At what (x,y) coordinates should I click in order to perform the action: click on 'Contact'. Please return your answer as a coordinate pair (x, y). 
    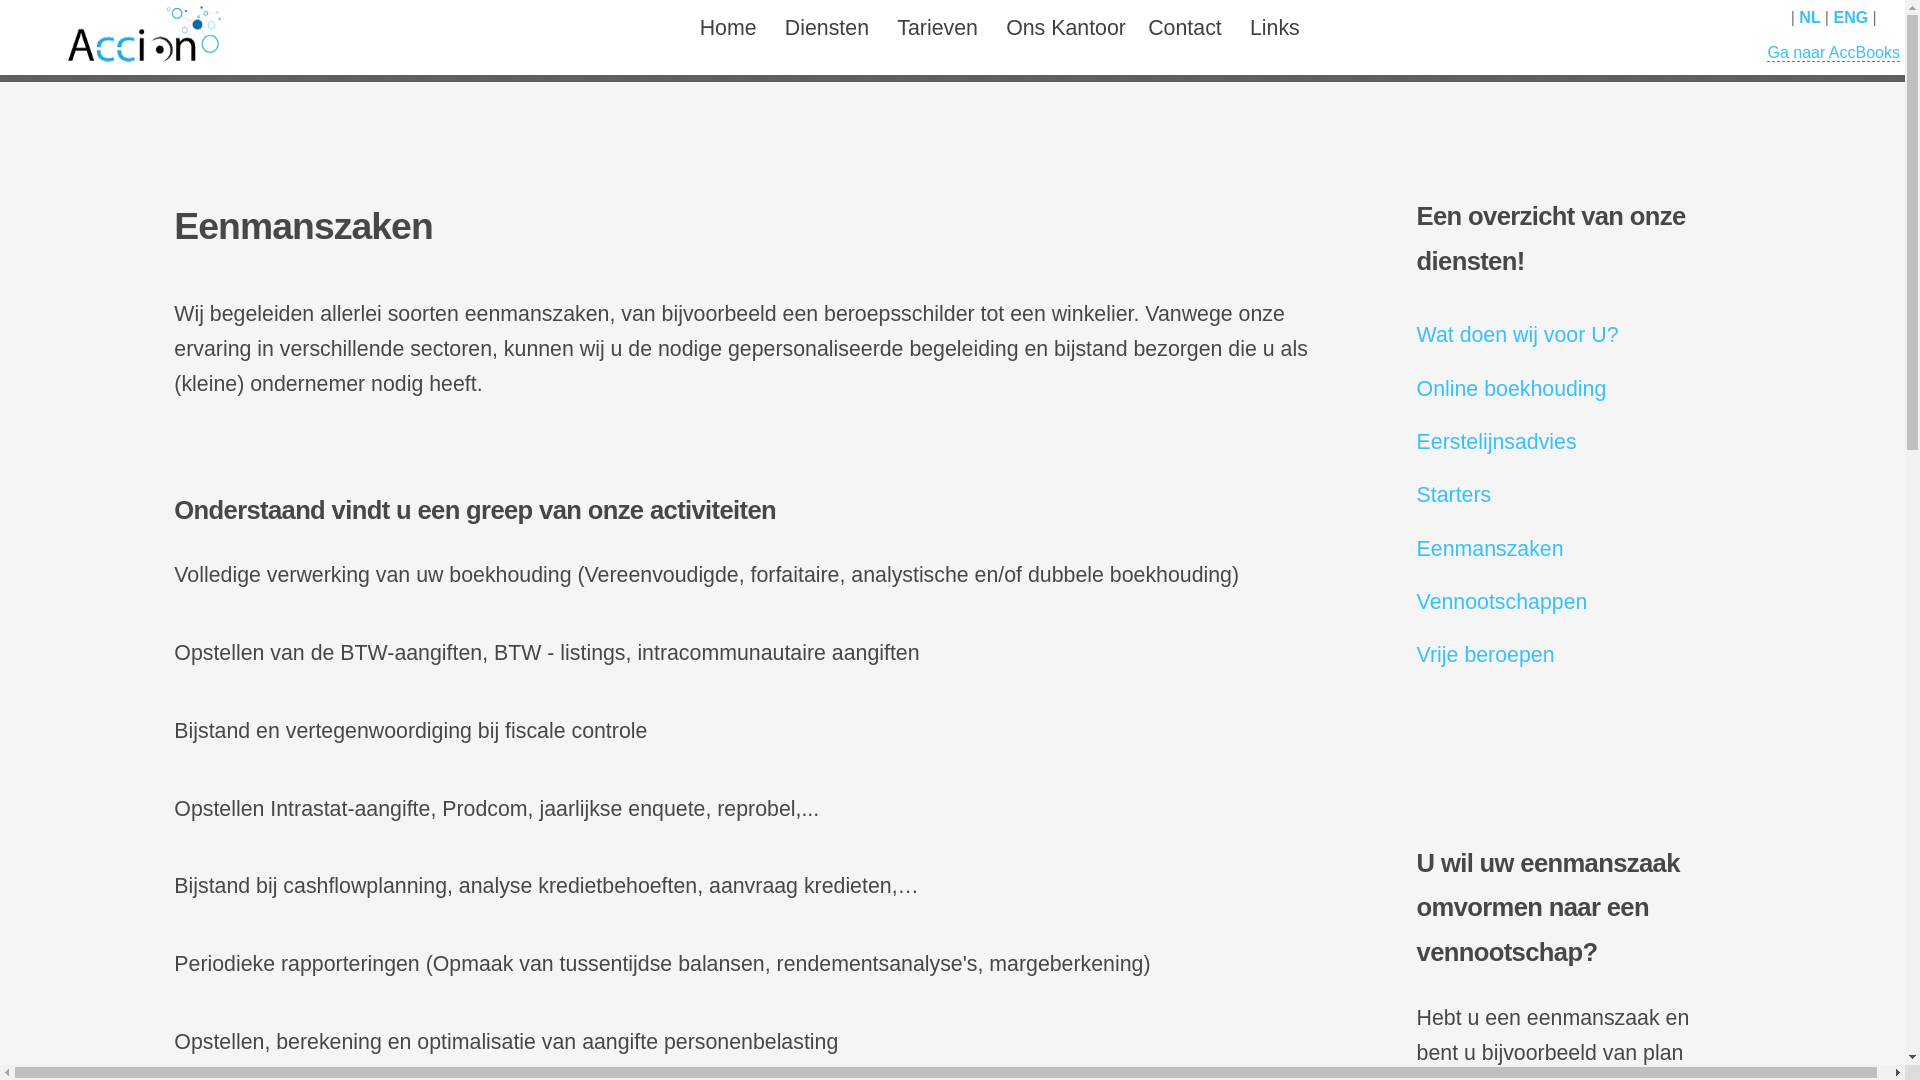
    Looking at the image, I should click on (1185, 37).